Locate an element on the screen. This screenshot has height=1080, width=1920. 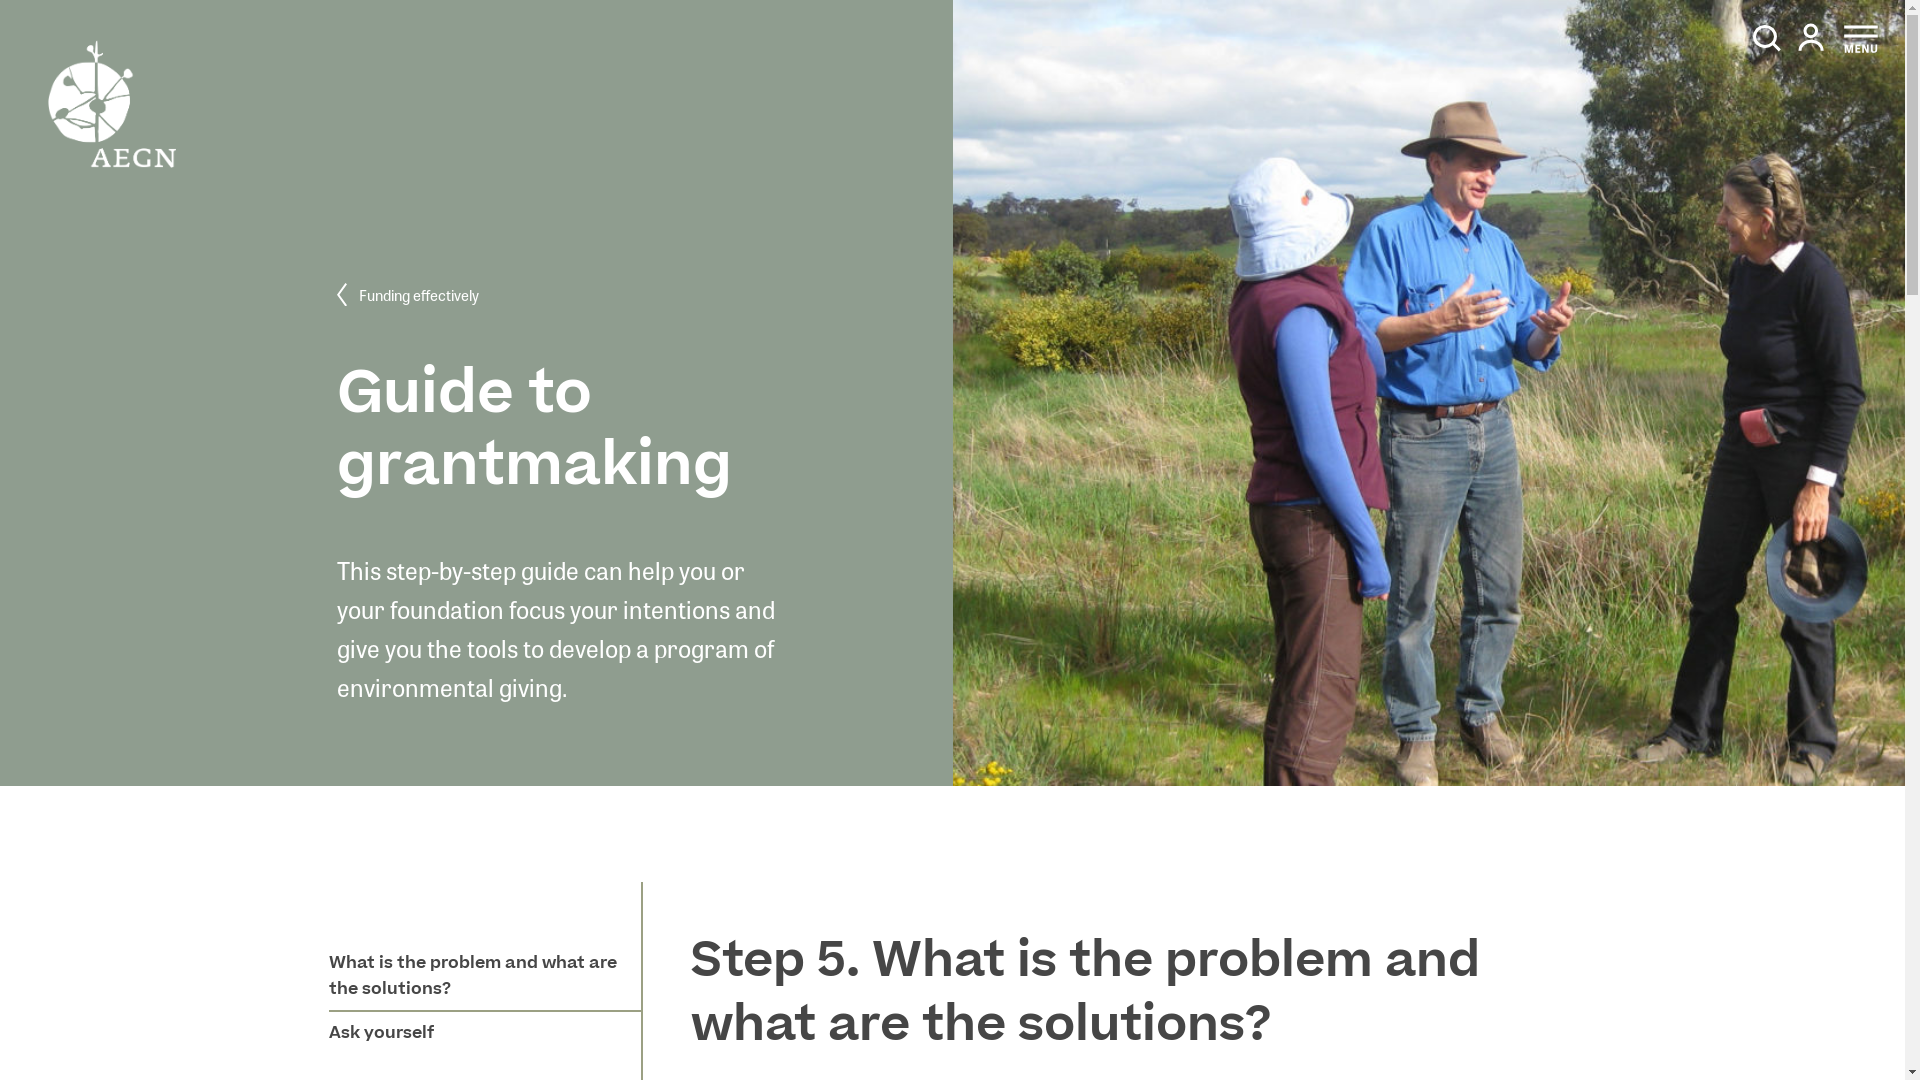
'Funding effectively' is located at coordinates (336, 296).